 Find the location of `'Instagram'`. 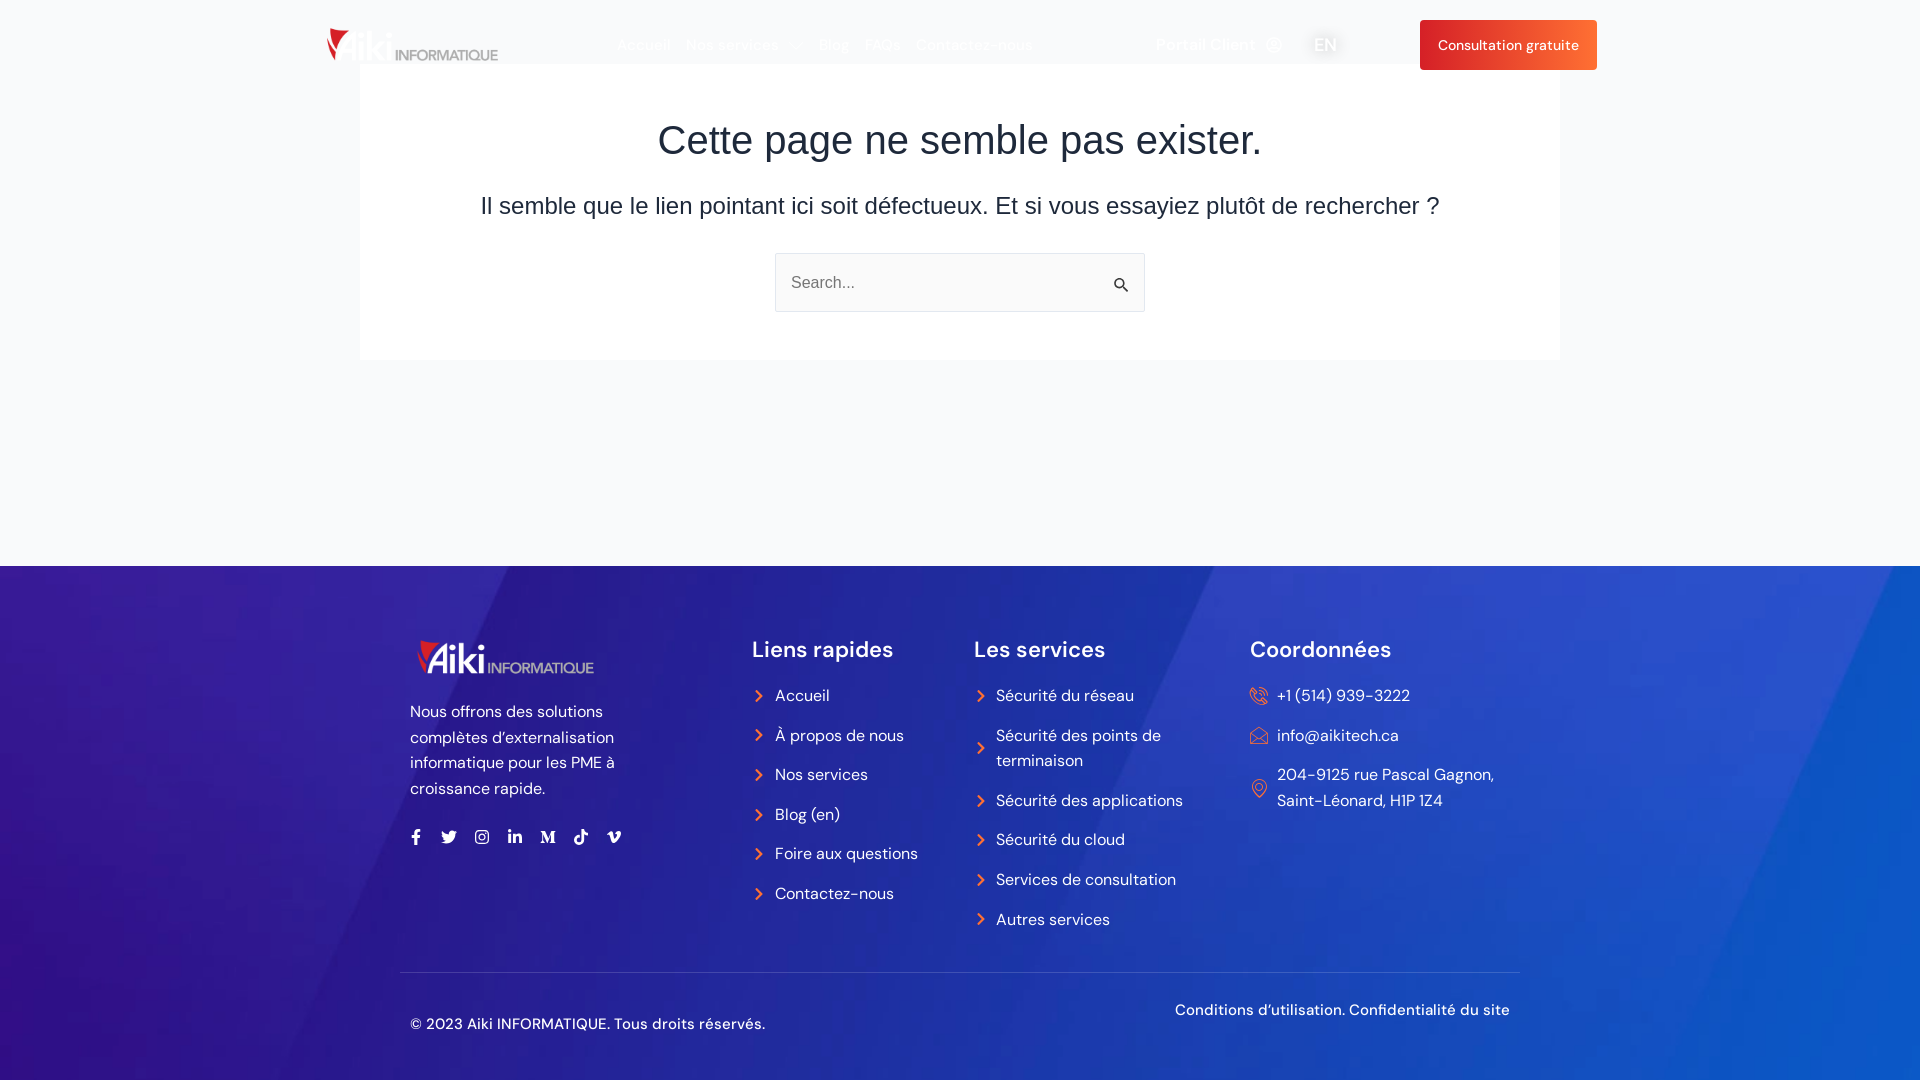

'Instagram' is located at coordinates (481, 837).